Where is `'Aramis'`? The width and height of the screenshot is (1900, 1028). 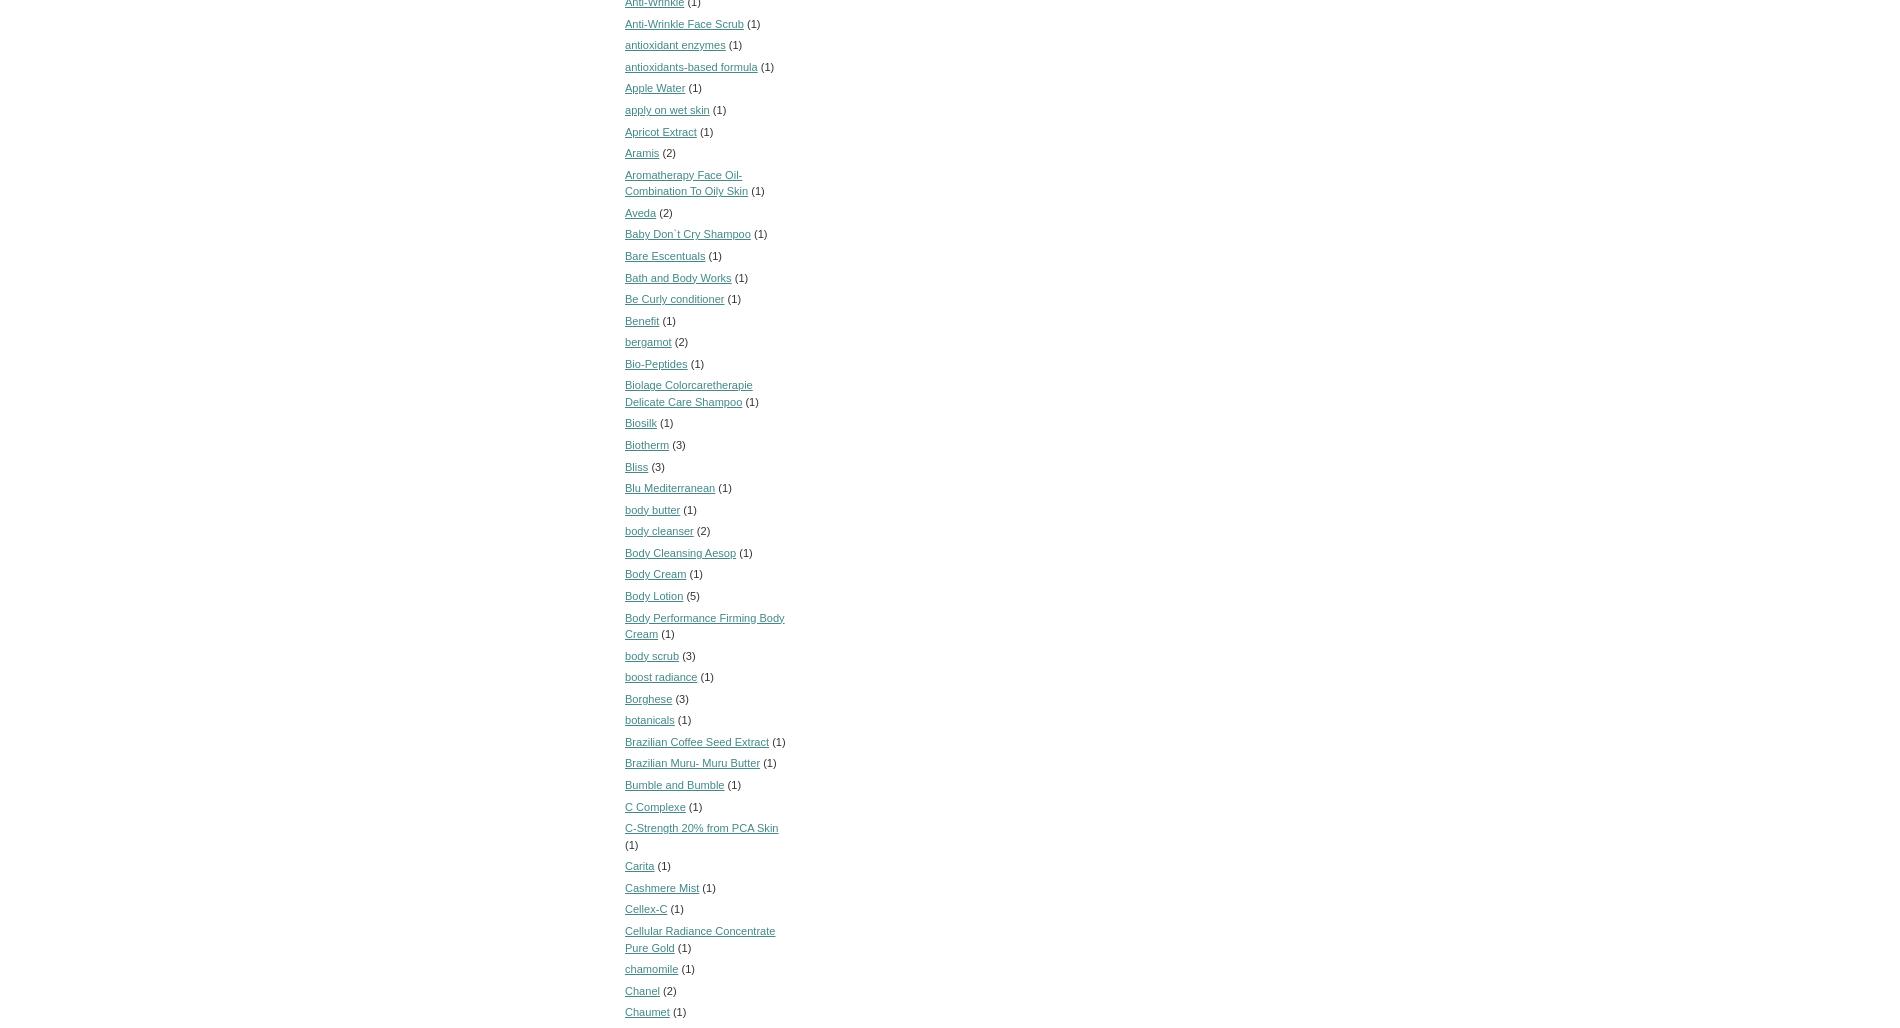 'Aramis' is located at coordinates (642, 152).